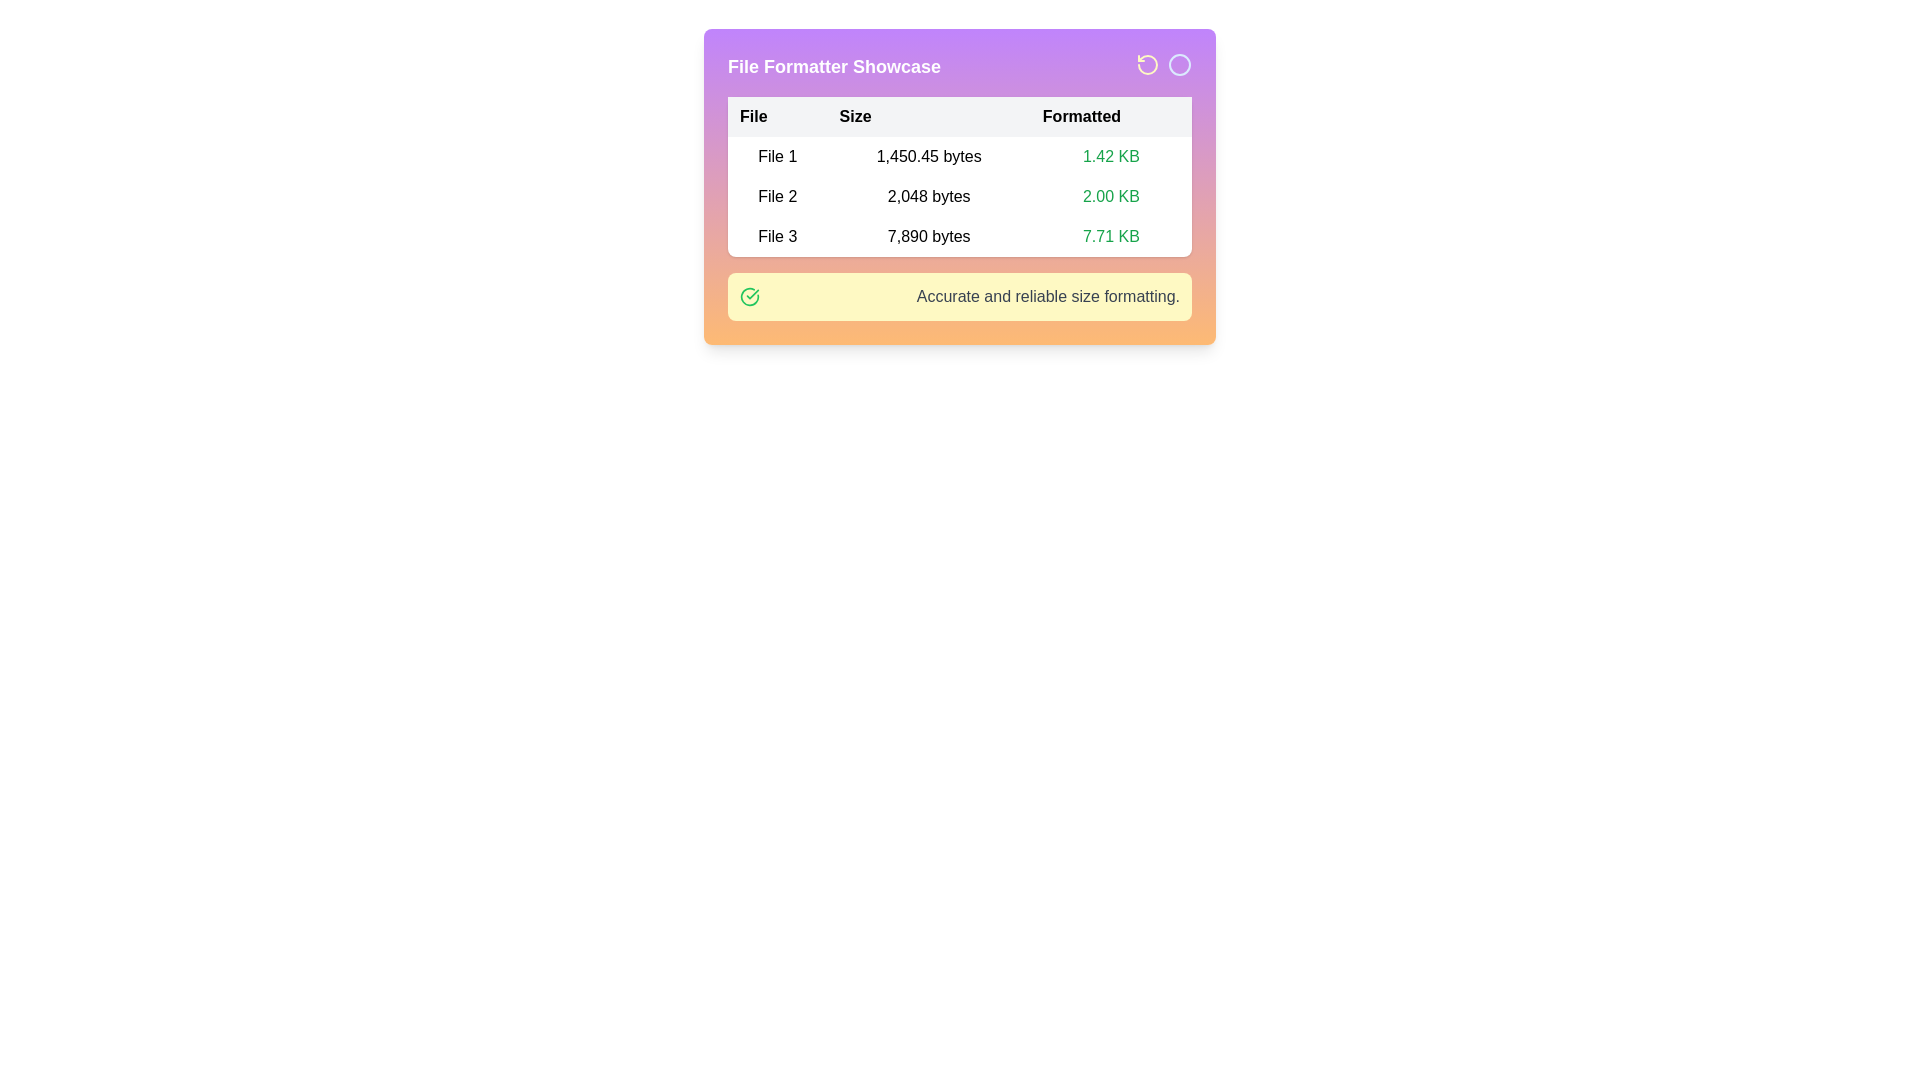 The height and width of the screenshot is (1080, 1920). What do you see at coordinates (1110, 116) in the screenshot?
I see `the static text label 'Formatted' located as the third column header in a table, positioned to the right of 'File' and 'Size'` at bounding box center [1110, 116].